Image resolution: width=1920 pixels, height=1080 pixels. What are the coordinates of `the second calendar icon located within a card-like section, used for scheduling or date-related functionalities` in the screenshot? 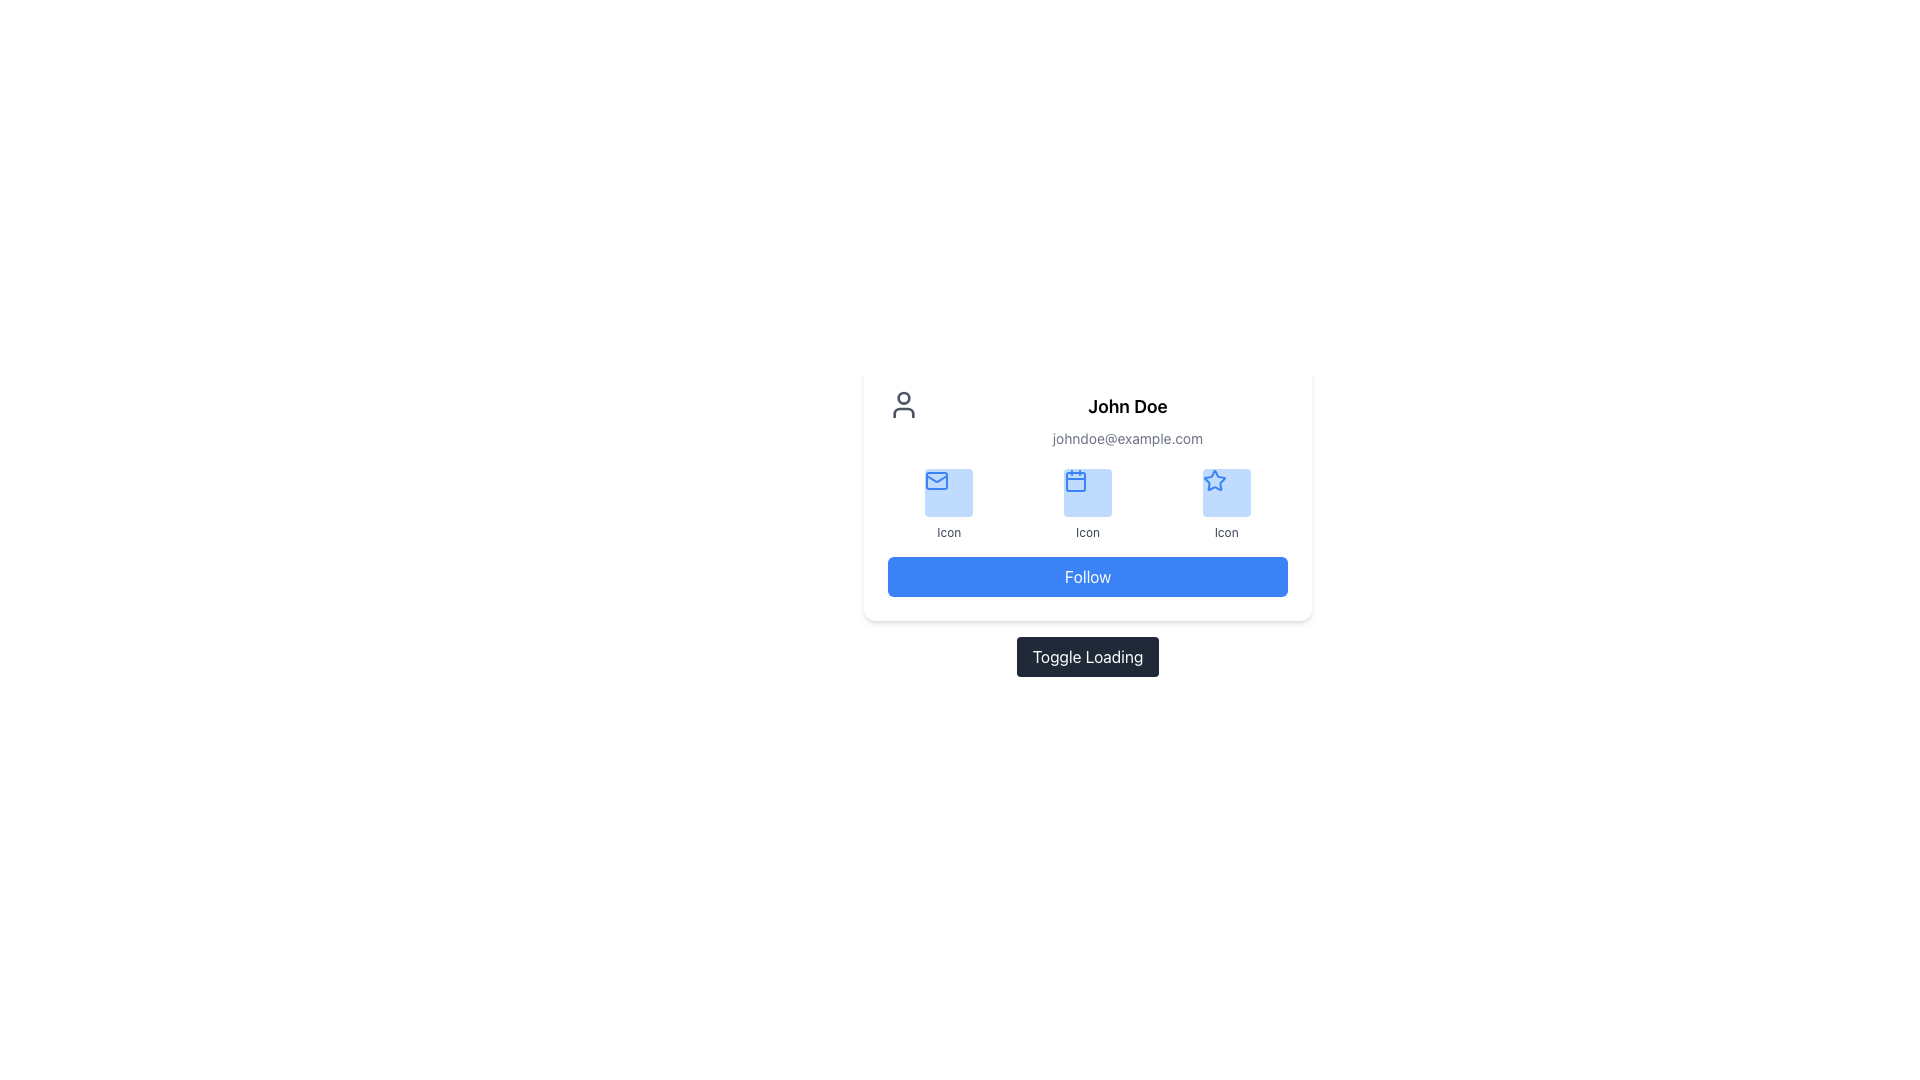 It's located at (1074, 482).